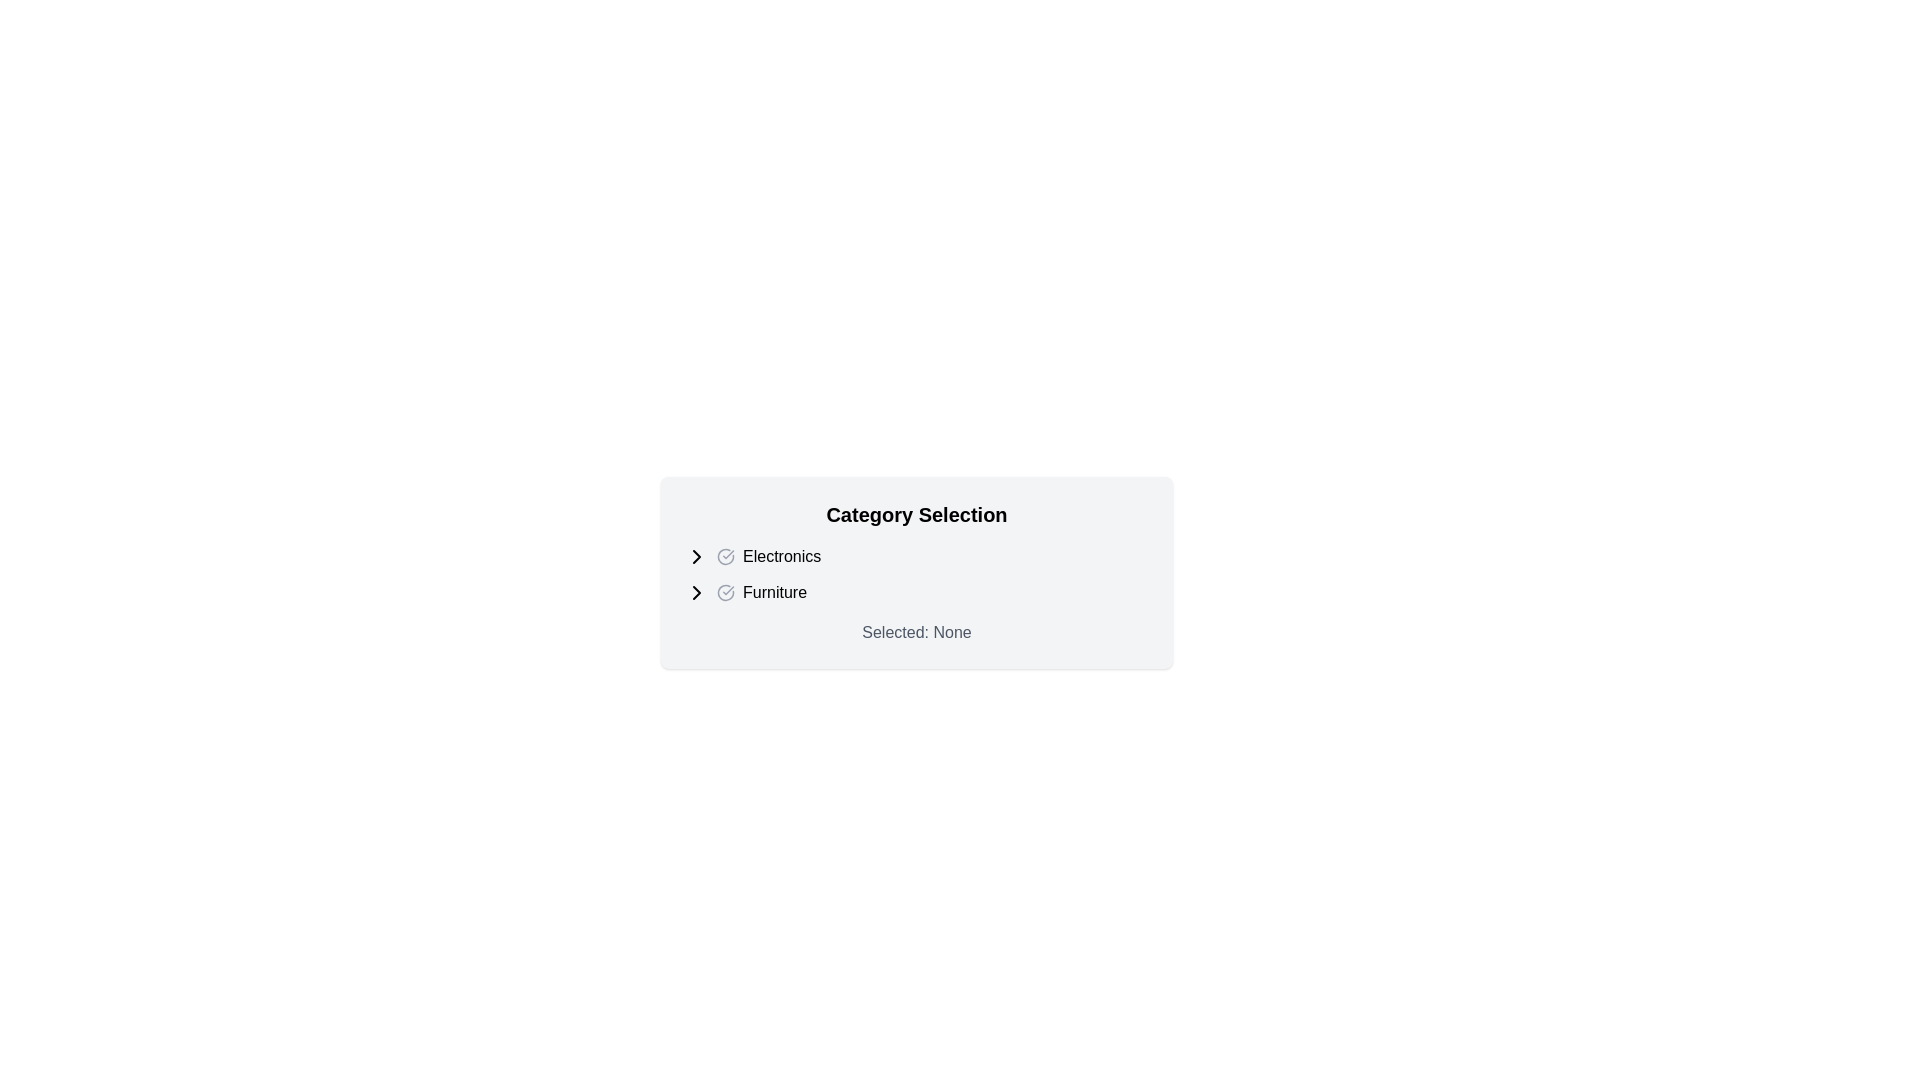  I want to click on the second list item under 'Category Selection', positioned below 'Electronics', so click(915, 592).